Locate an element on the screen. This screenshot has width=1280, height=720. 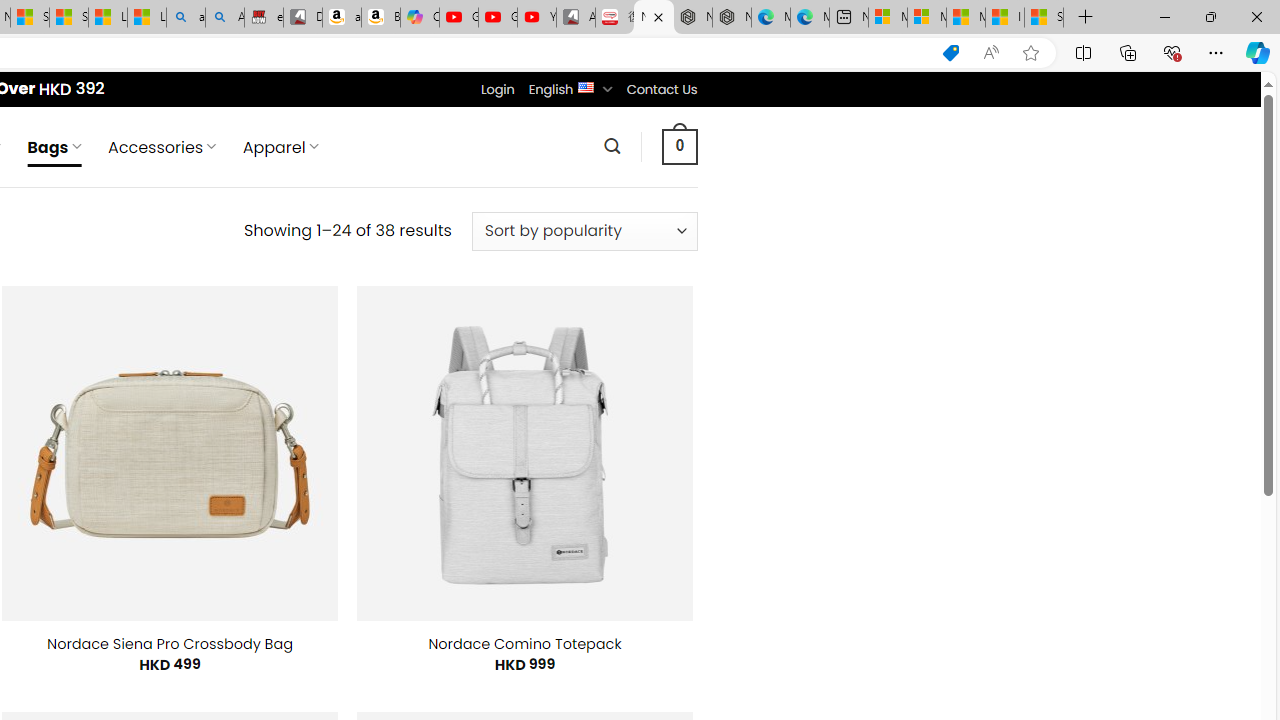
'  0  ' is located at coordinates (679, 145).